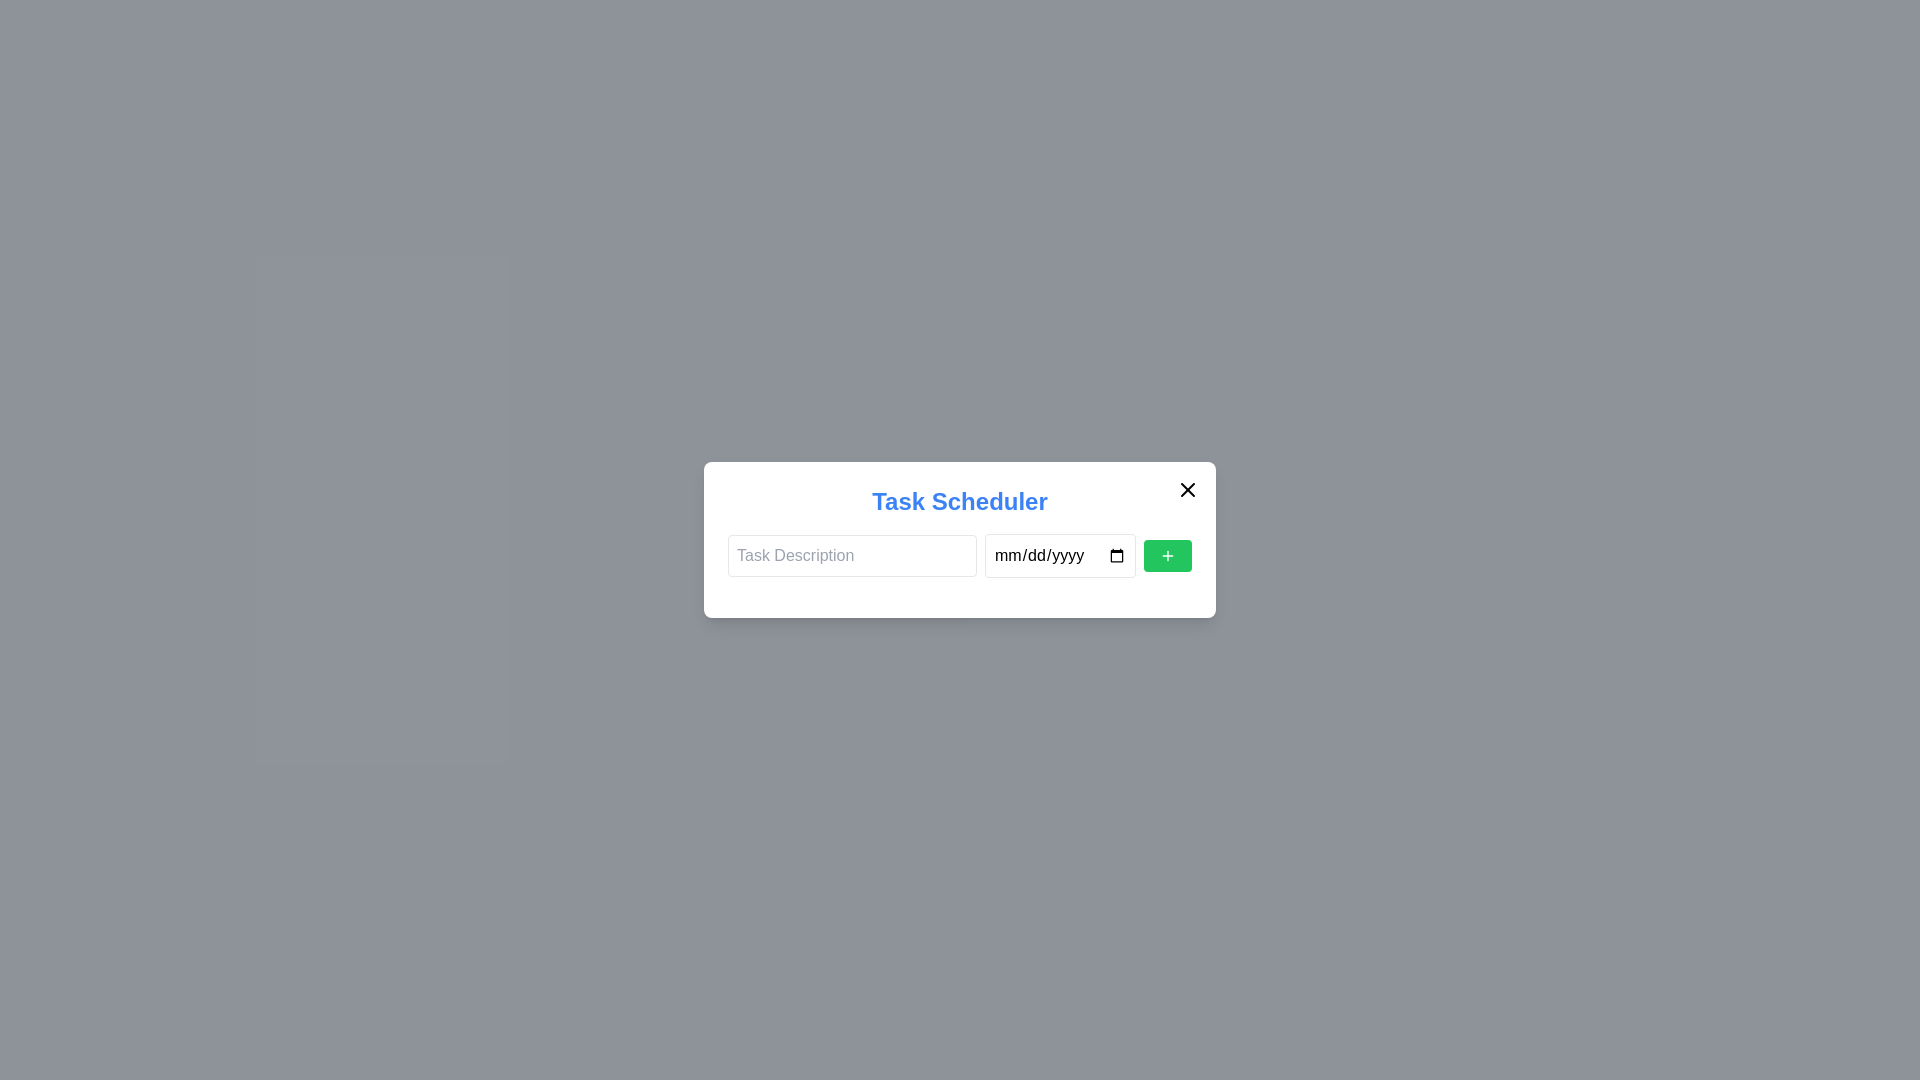  I want to click on the Icon button located in the bottom right corner of the 'Task Scheduler' modal, so click(1167, 555).